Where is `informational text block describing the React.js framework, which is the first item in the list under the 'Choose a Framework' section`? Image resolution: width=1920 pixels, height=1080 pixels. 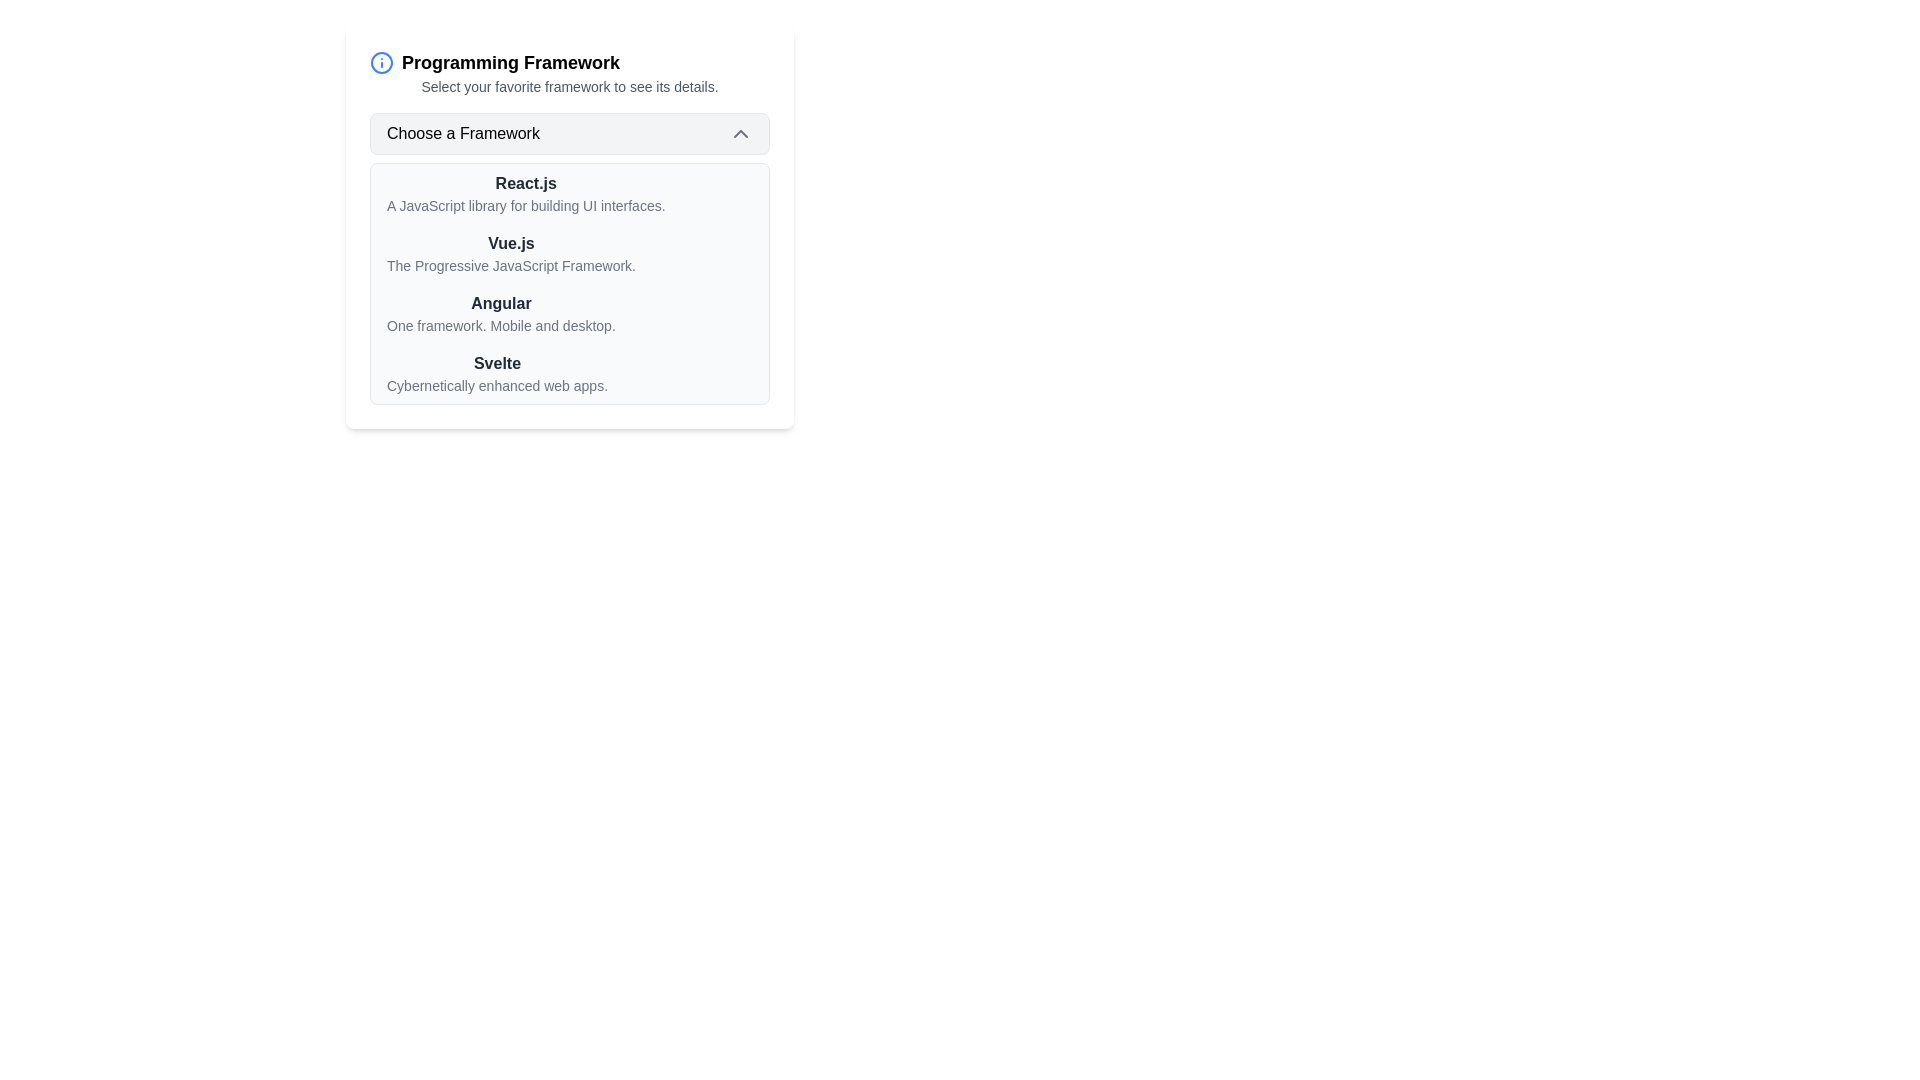
informational text block describing the React.js framework, which is the first item in the list under the 'Choose a Framework' section is located at coordinates (526, 193).